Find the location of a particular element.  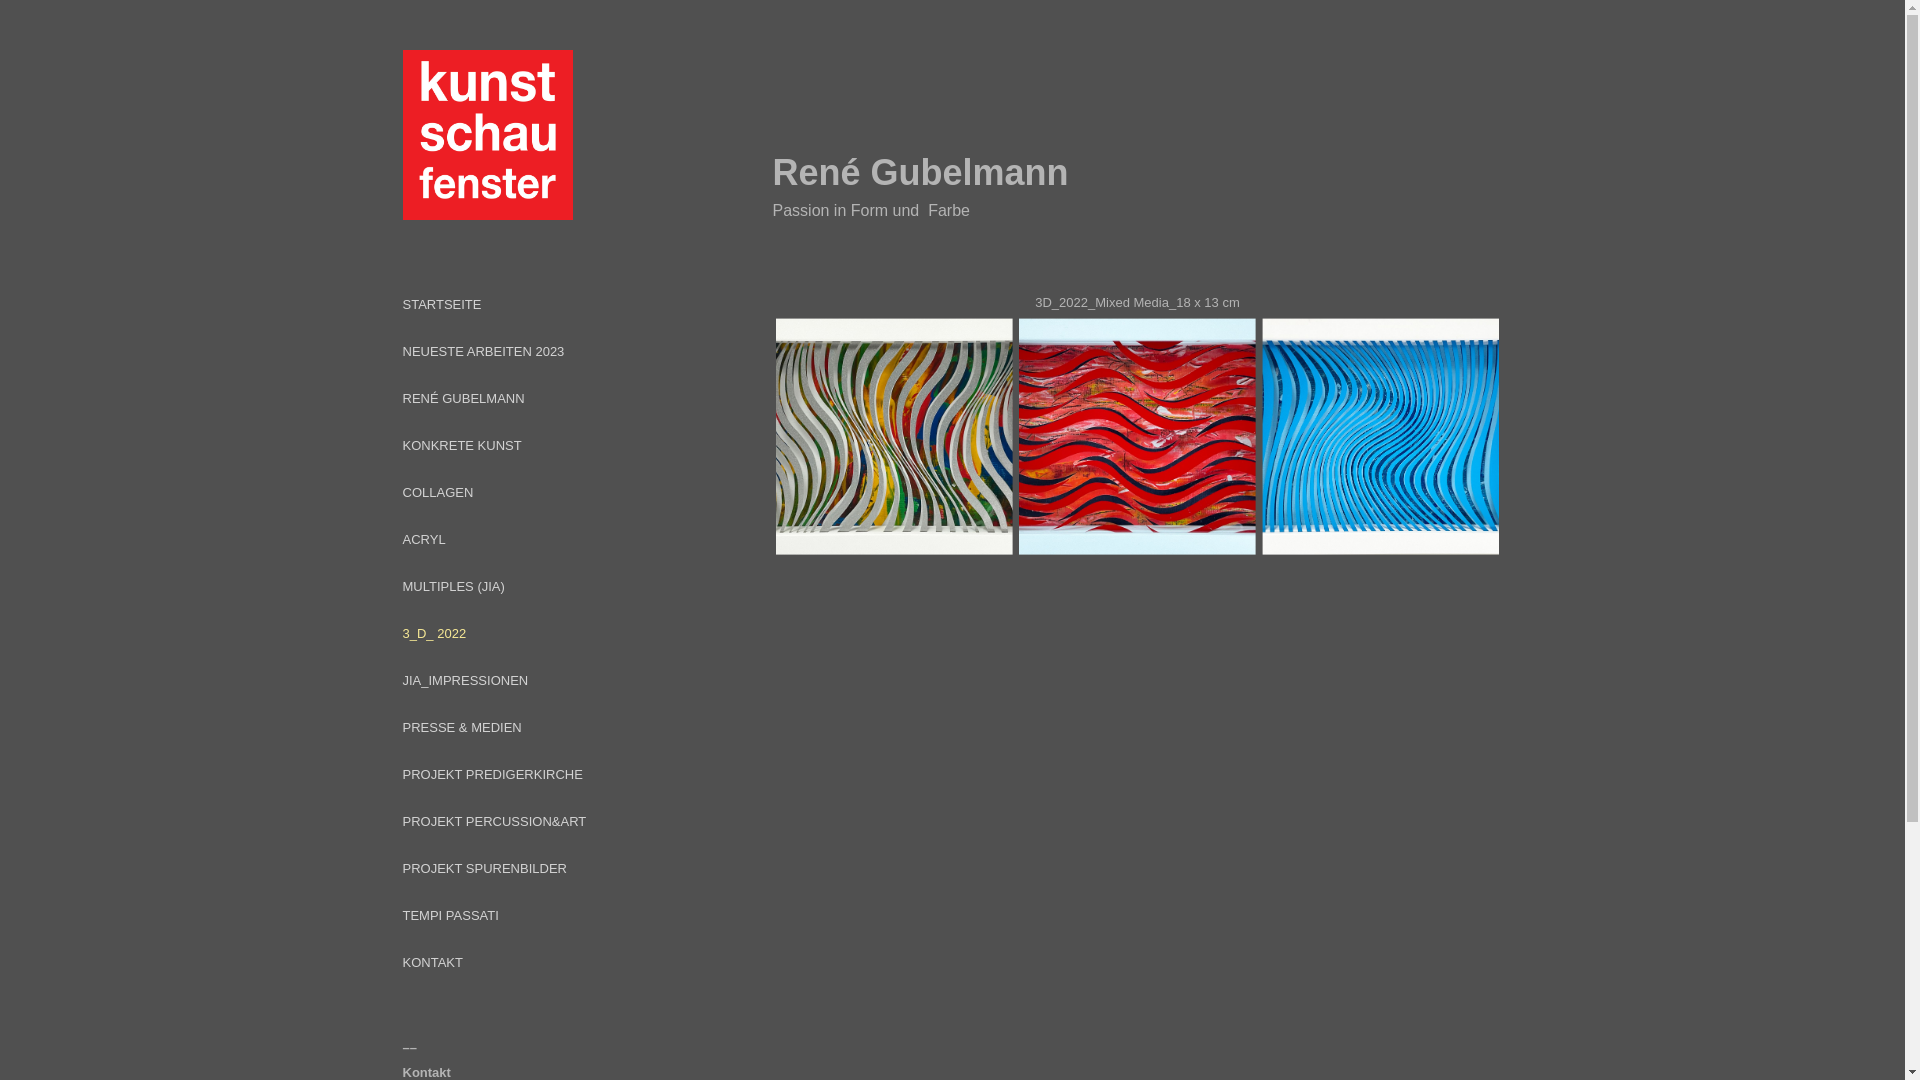

'TEMPI PASSATI' is located at coordinates (449, 915).